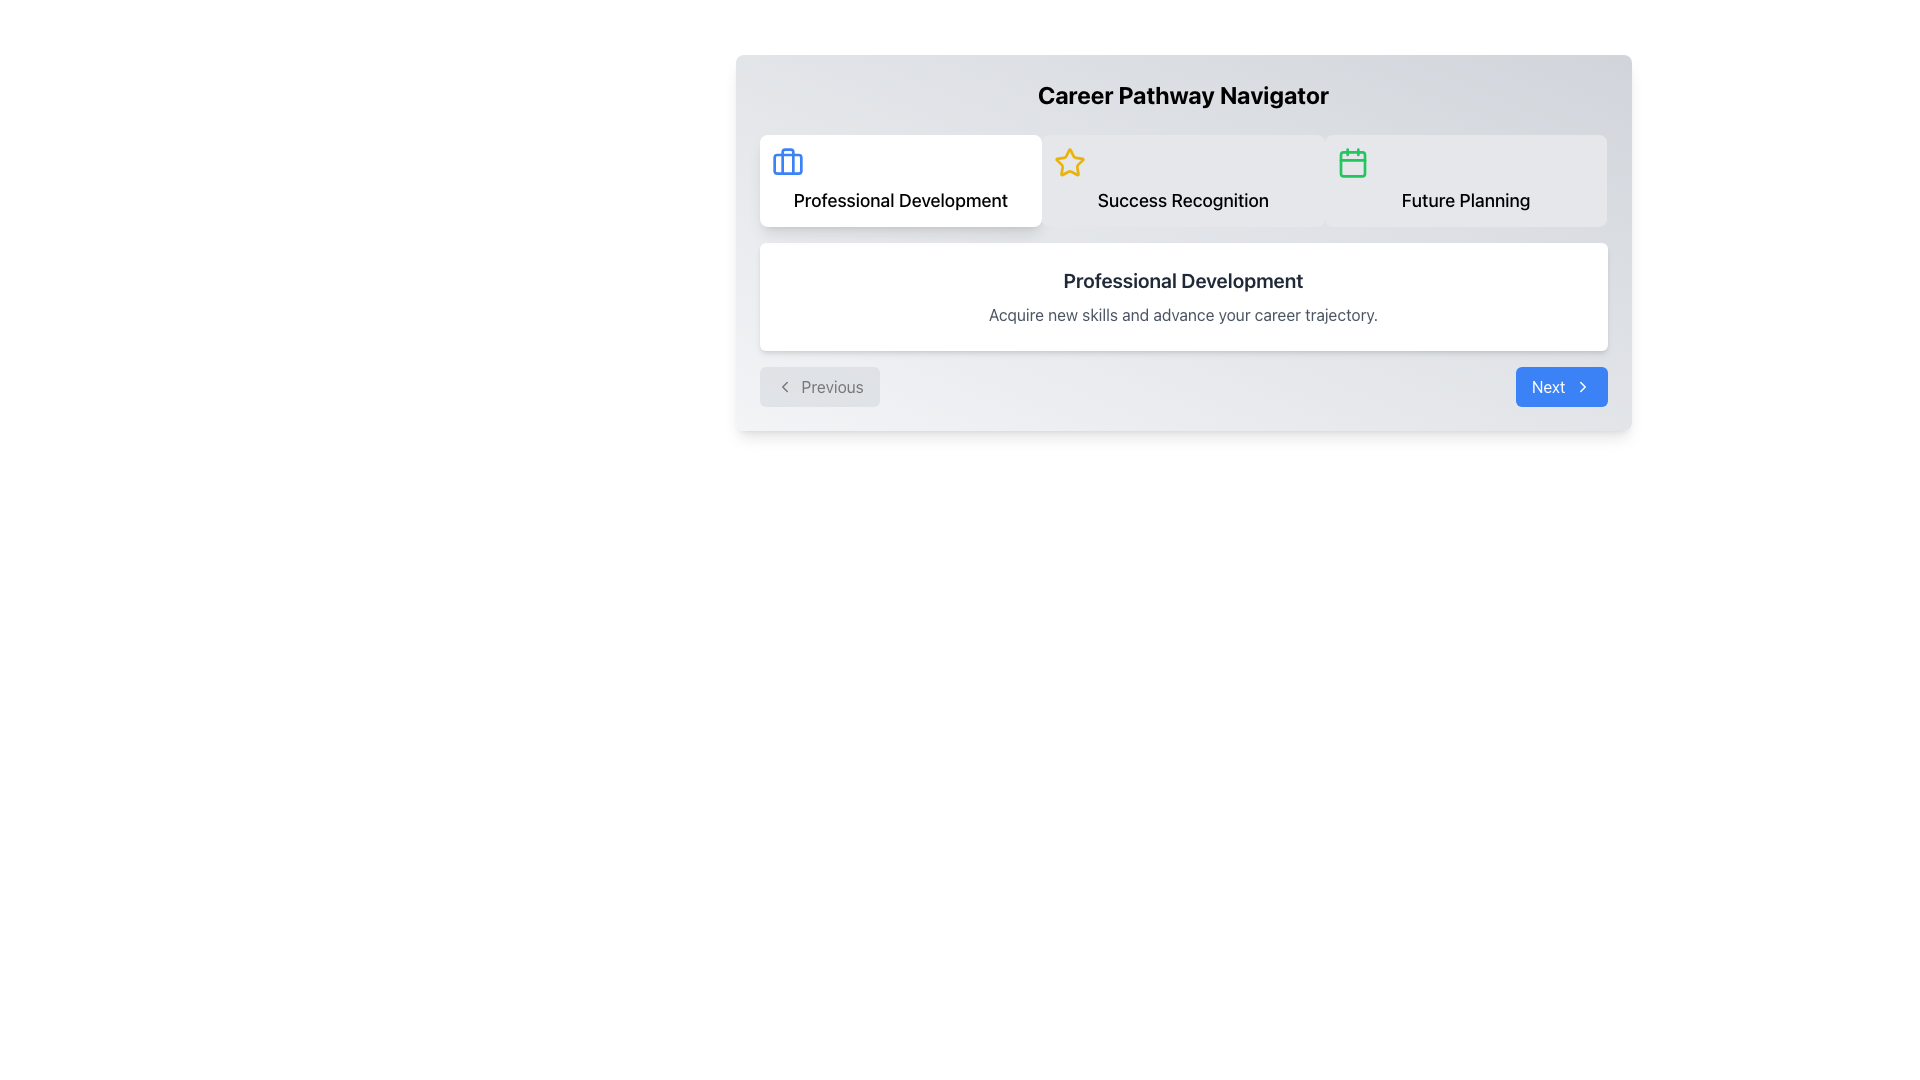  Describe the element at coordinates (1581, 386) in the screenshot. I see `the right-pointing chevron icon within the 'Next' button` at that location.